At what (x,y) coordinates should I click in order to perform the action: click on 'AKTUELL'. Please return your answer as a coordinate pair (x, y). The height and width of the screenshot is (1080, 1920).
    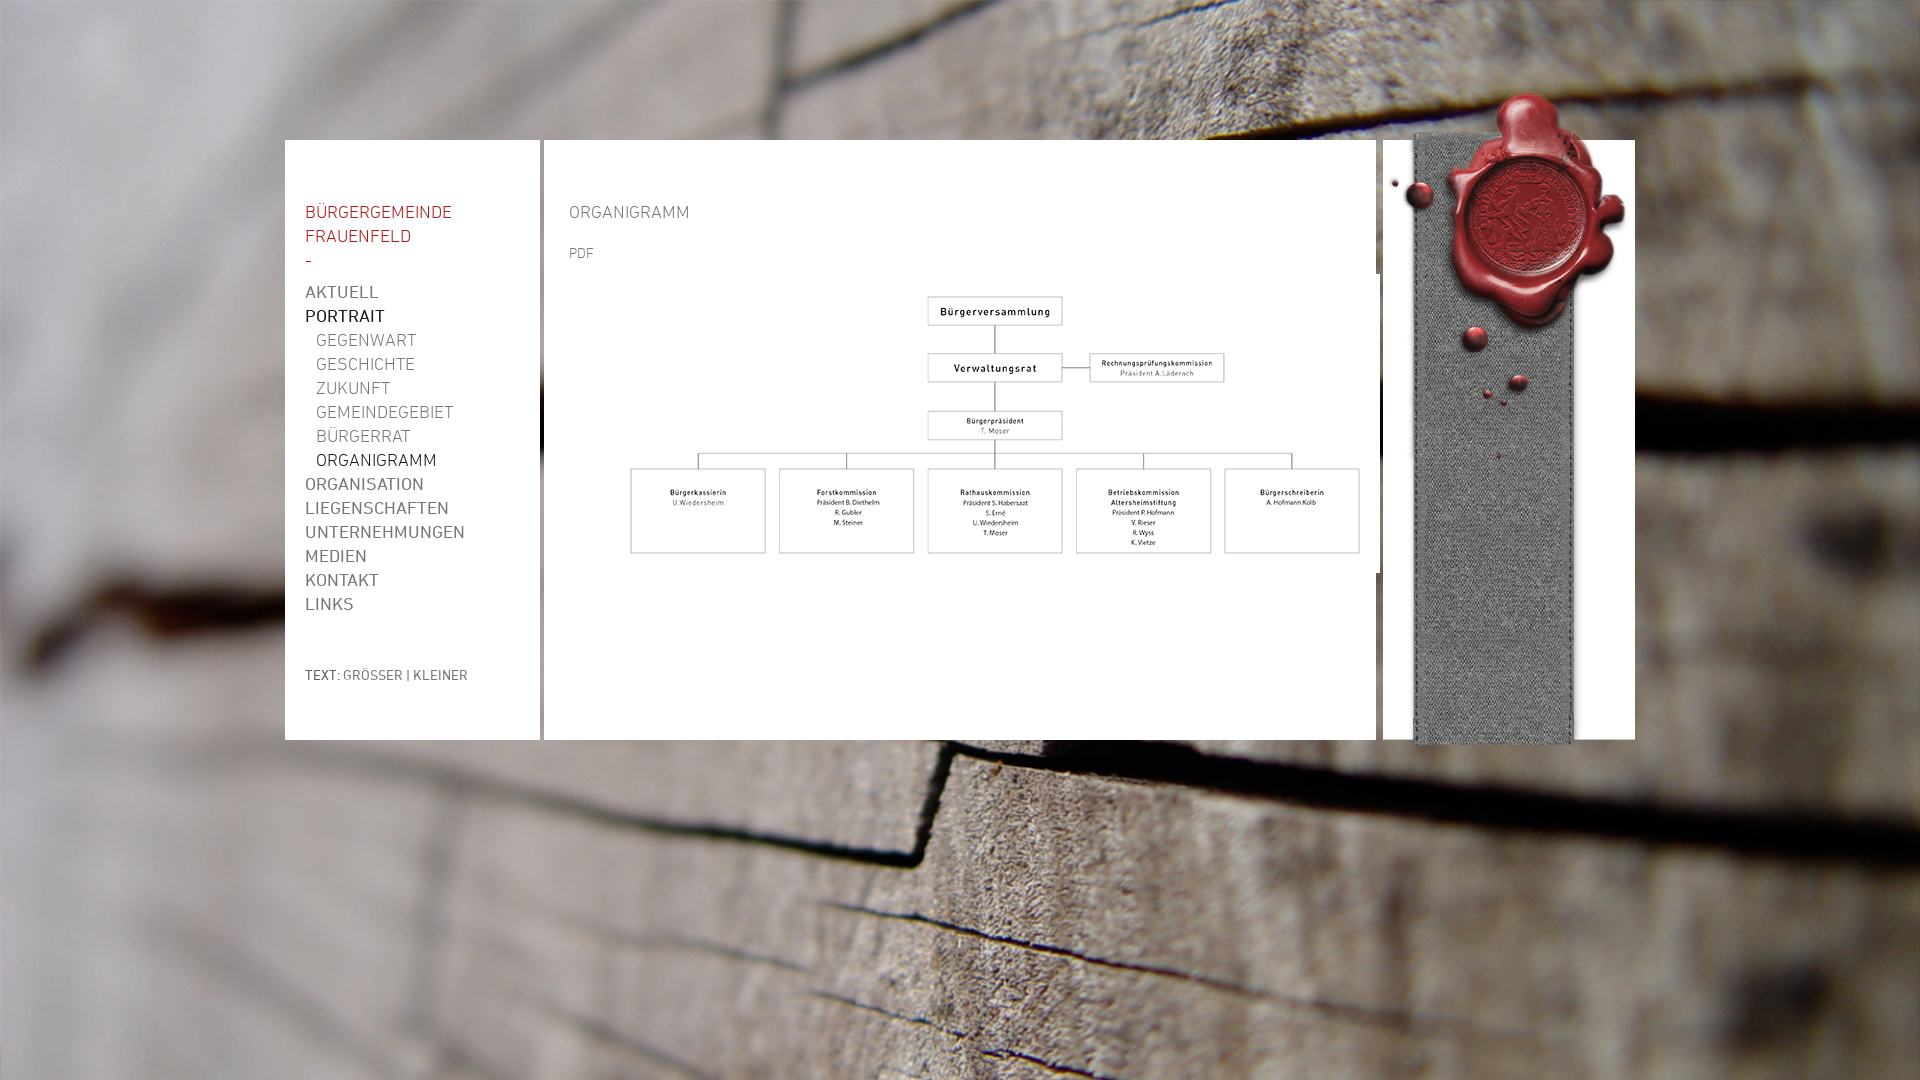
    Looking at the image, I should click on (411, 292).